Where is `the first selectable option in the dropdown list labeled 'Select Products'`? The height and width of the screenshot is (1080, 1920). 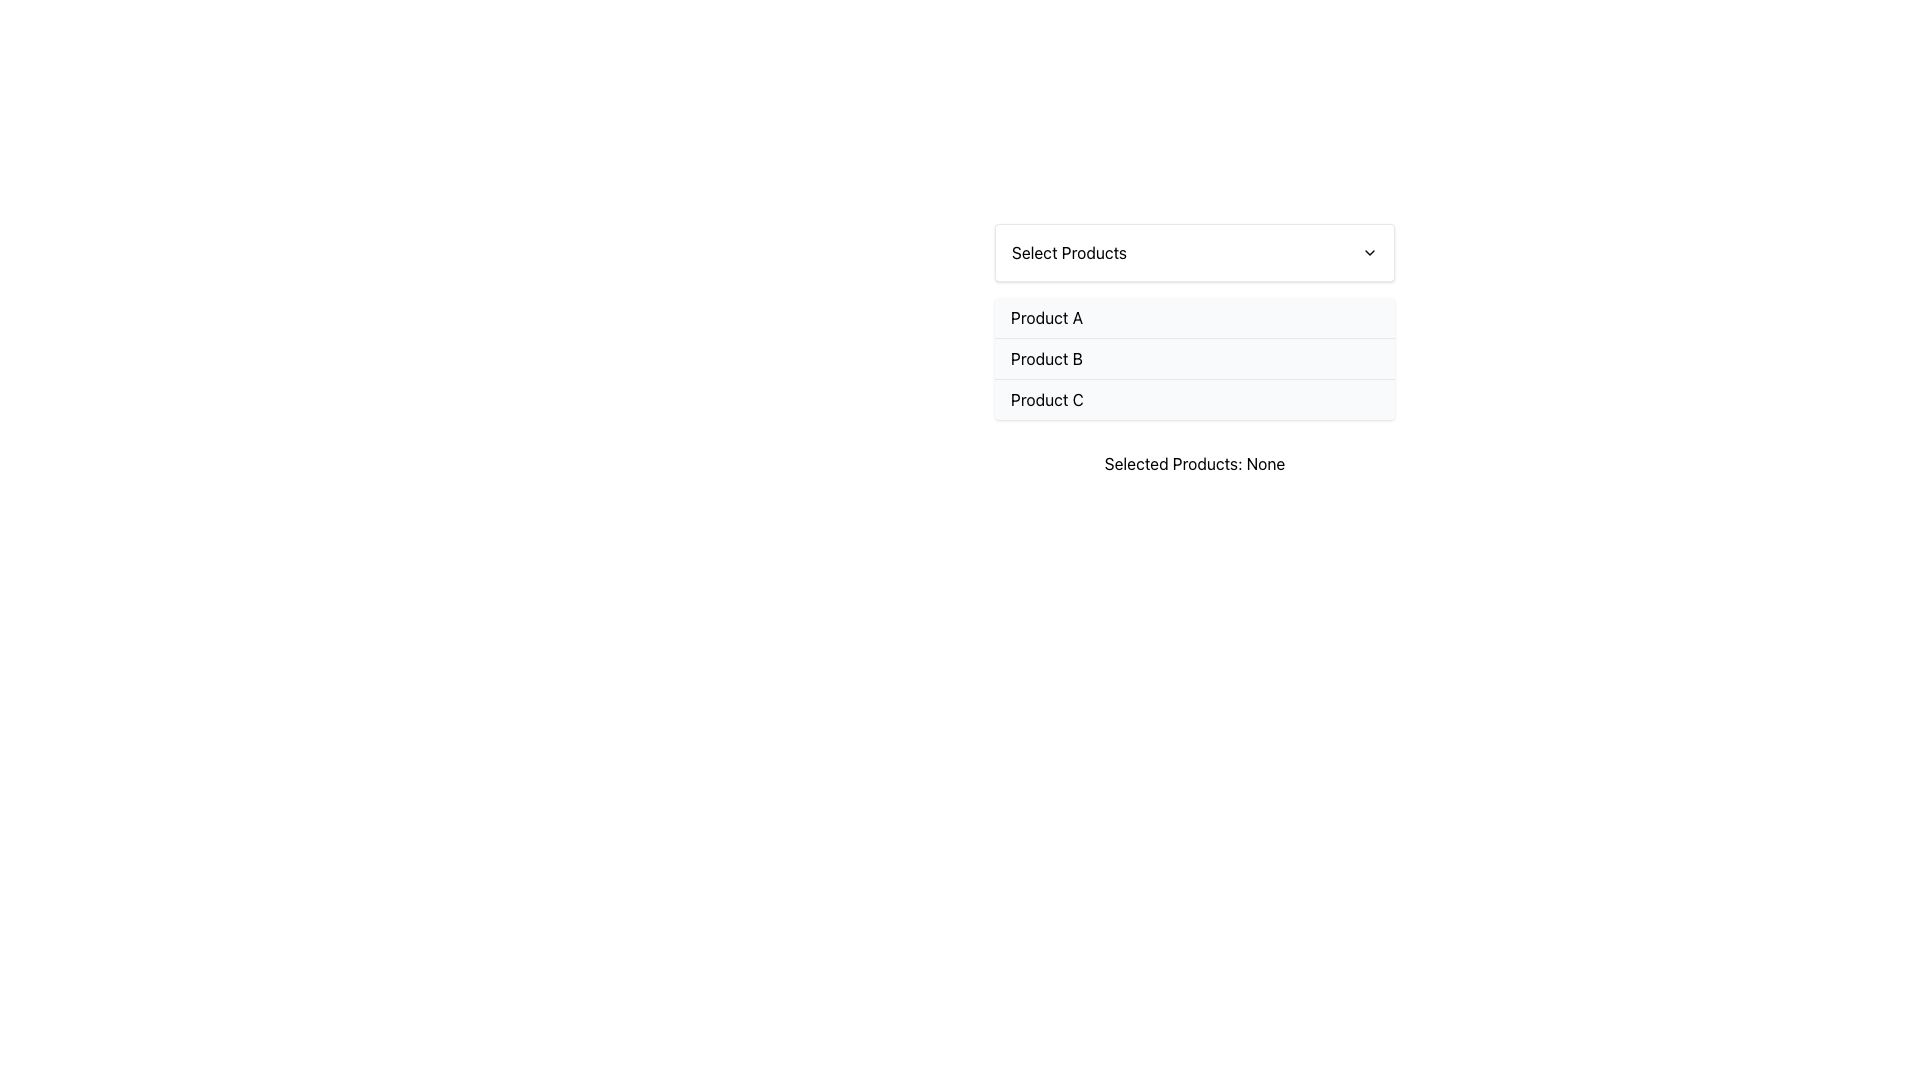
the first selectable option in the dropdown list labeled 'Select Products' is located at coordinates (1195, 316).